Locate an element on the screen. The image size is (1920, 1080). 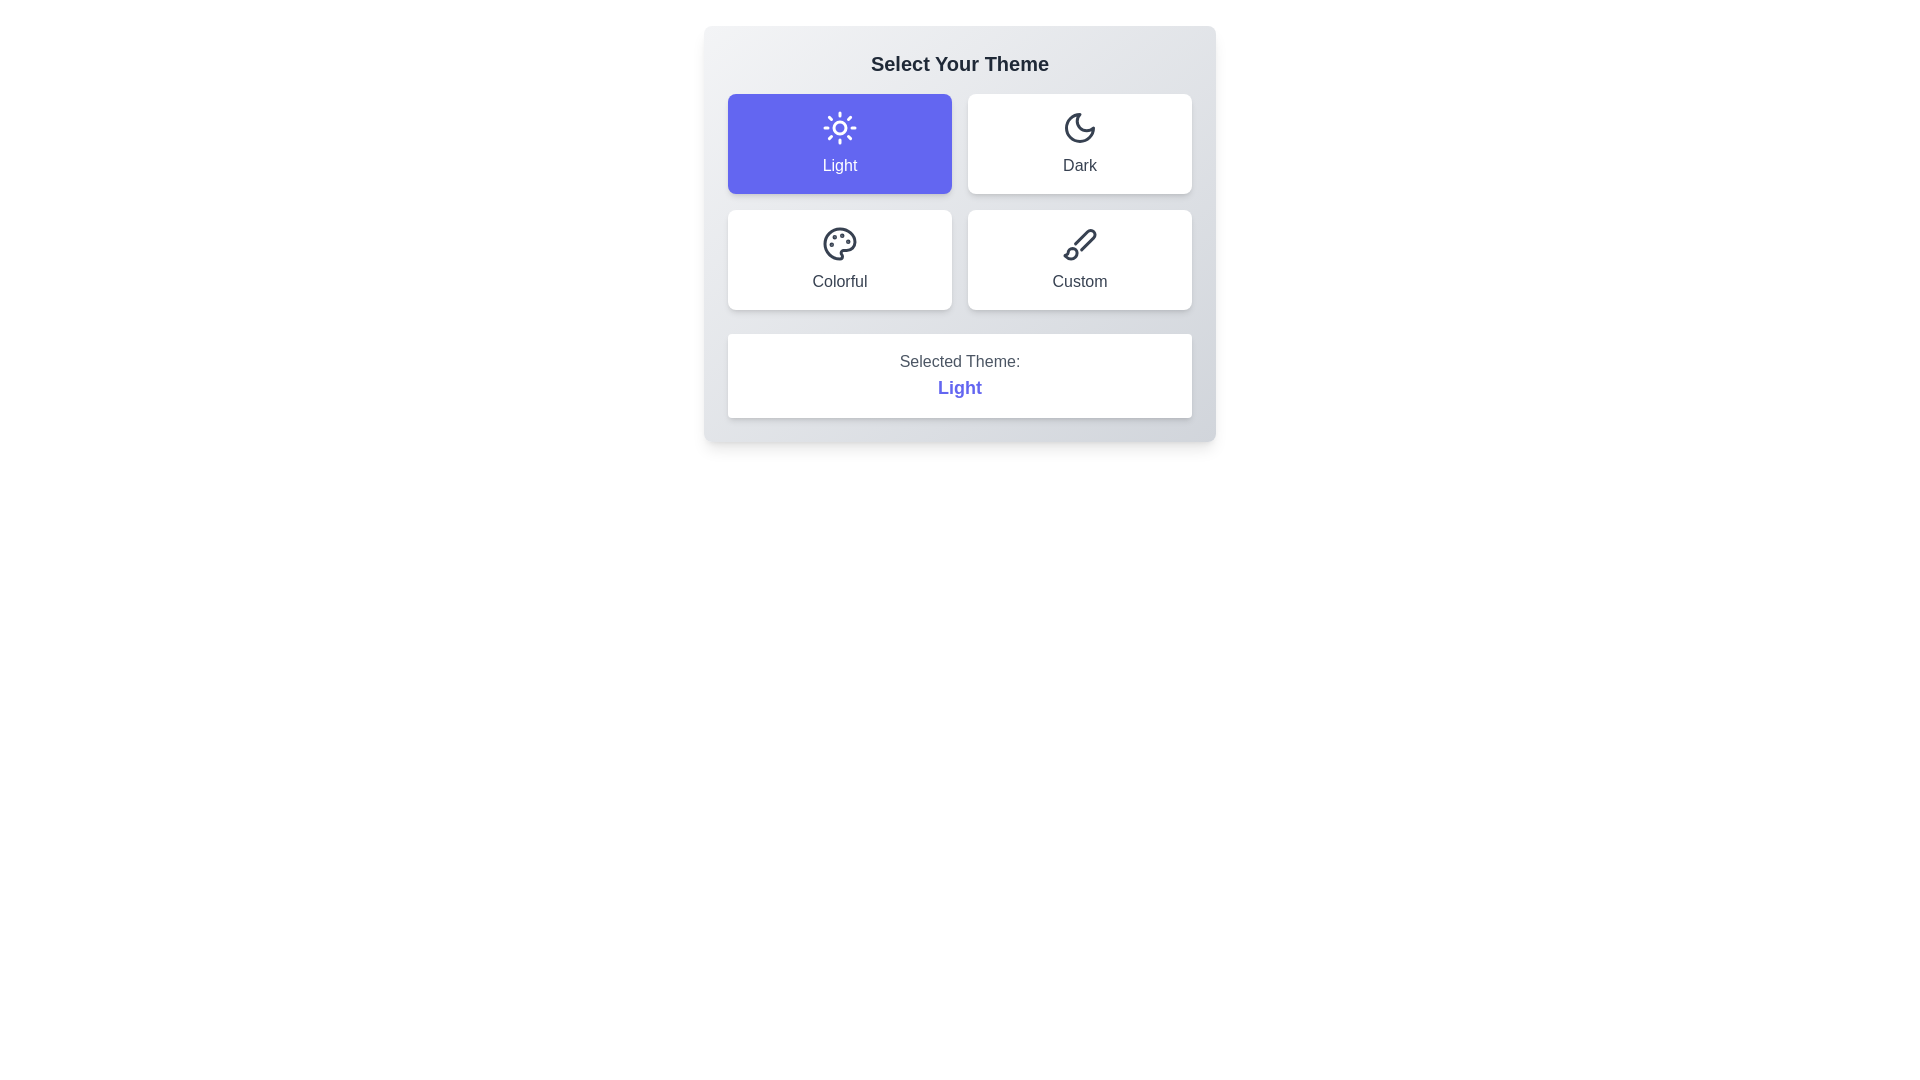
the theme button labeled Dark to observe the hover effect is located at coordinates (1079, 142).